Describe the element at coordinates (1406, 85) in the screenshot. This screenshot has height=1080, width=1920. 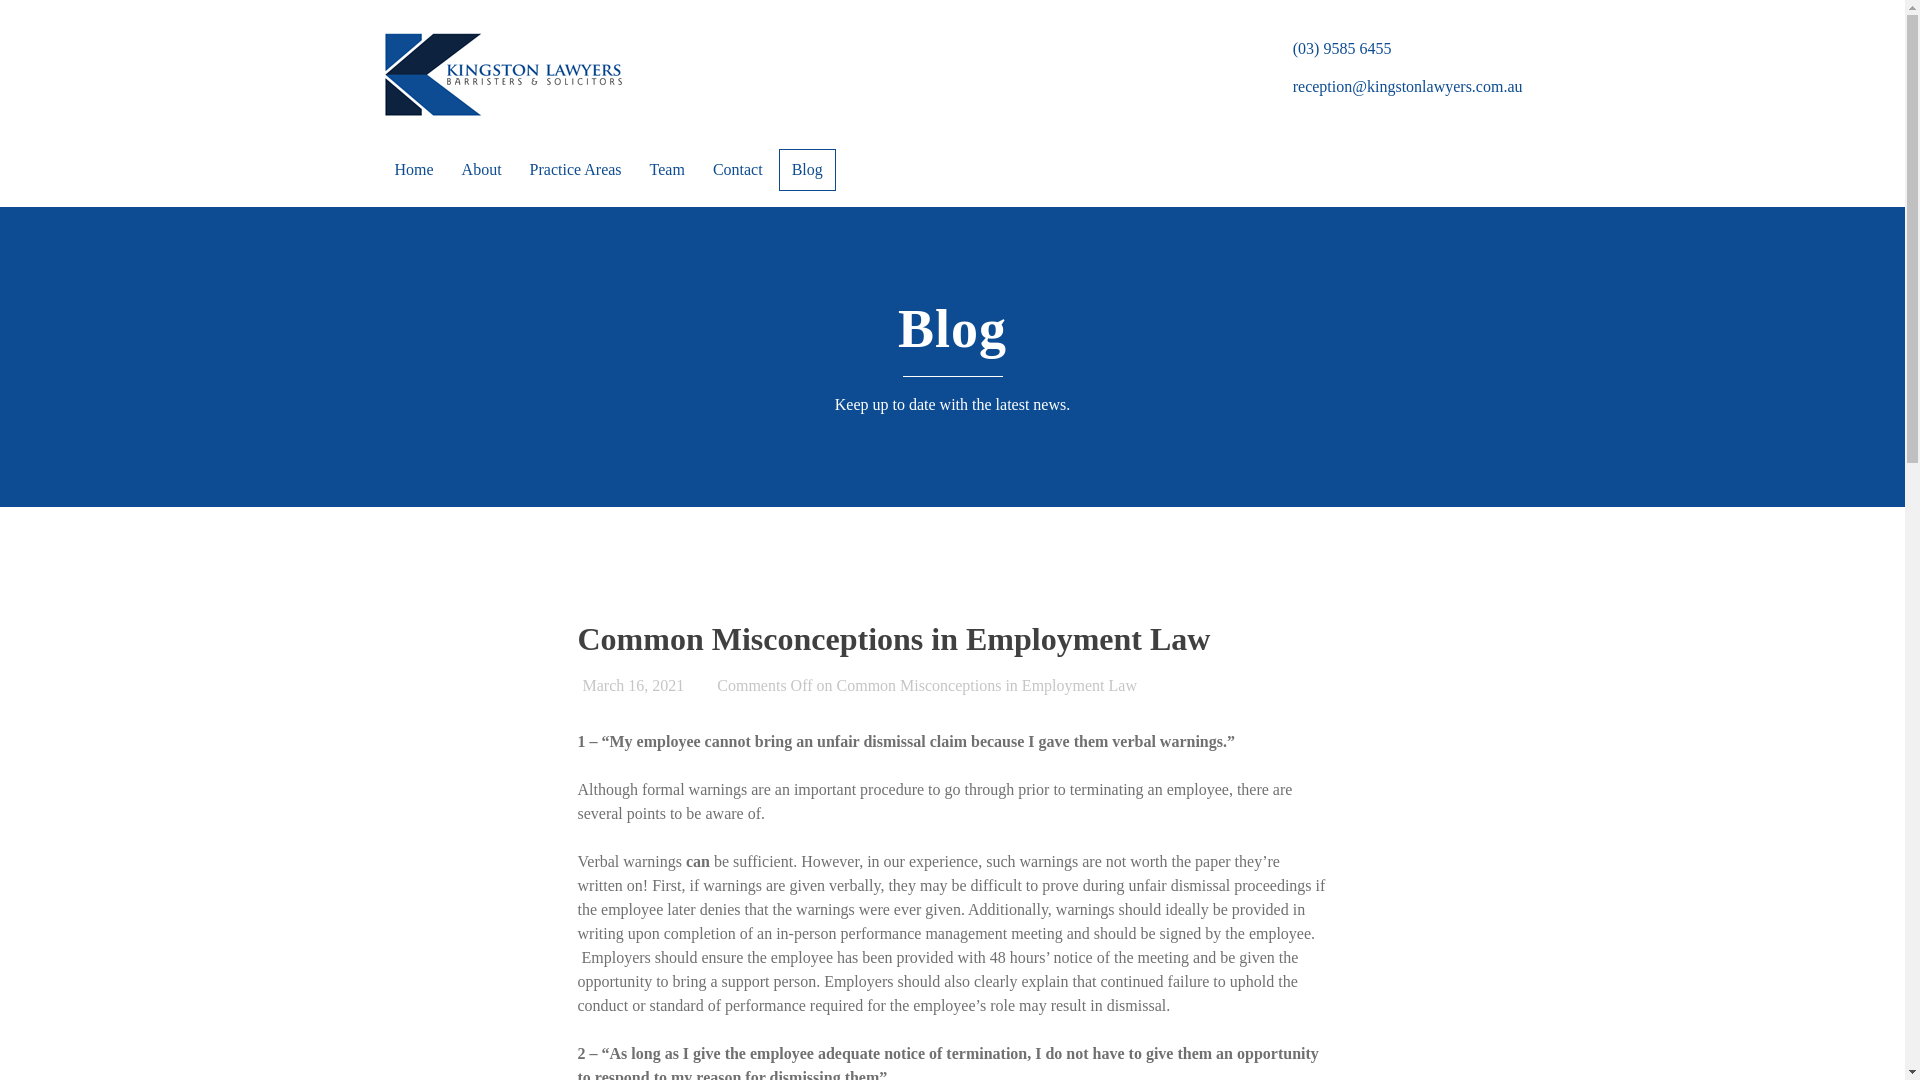
I see `'reception@kingstonlawyers.com.au'` at that location.